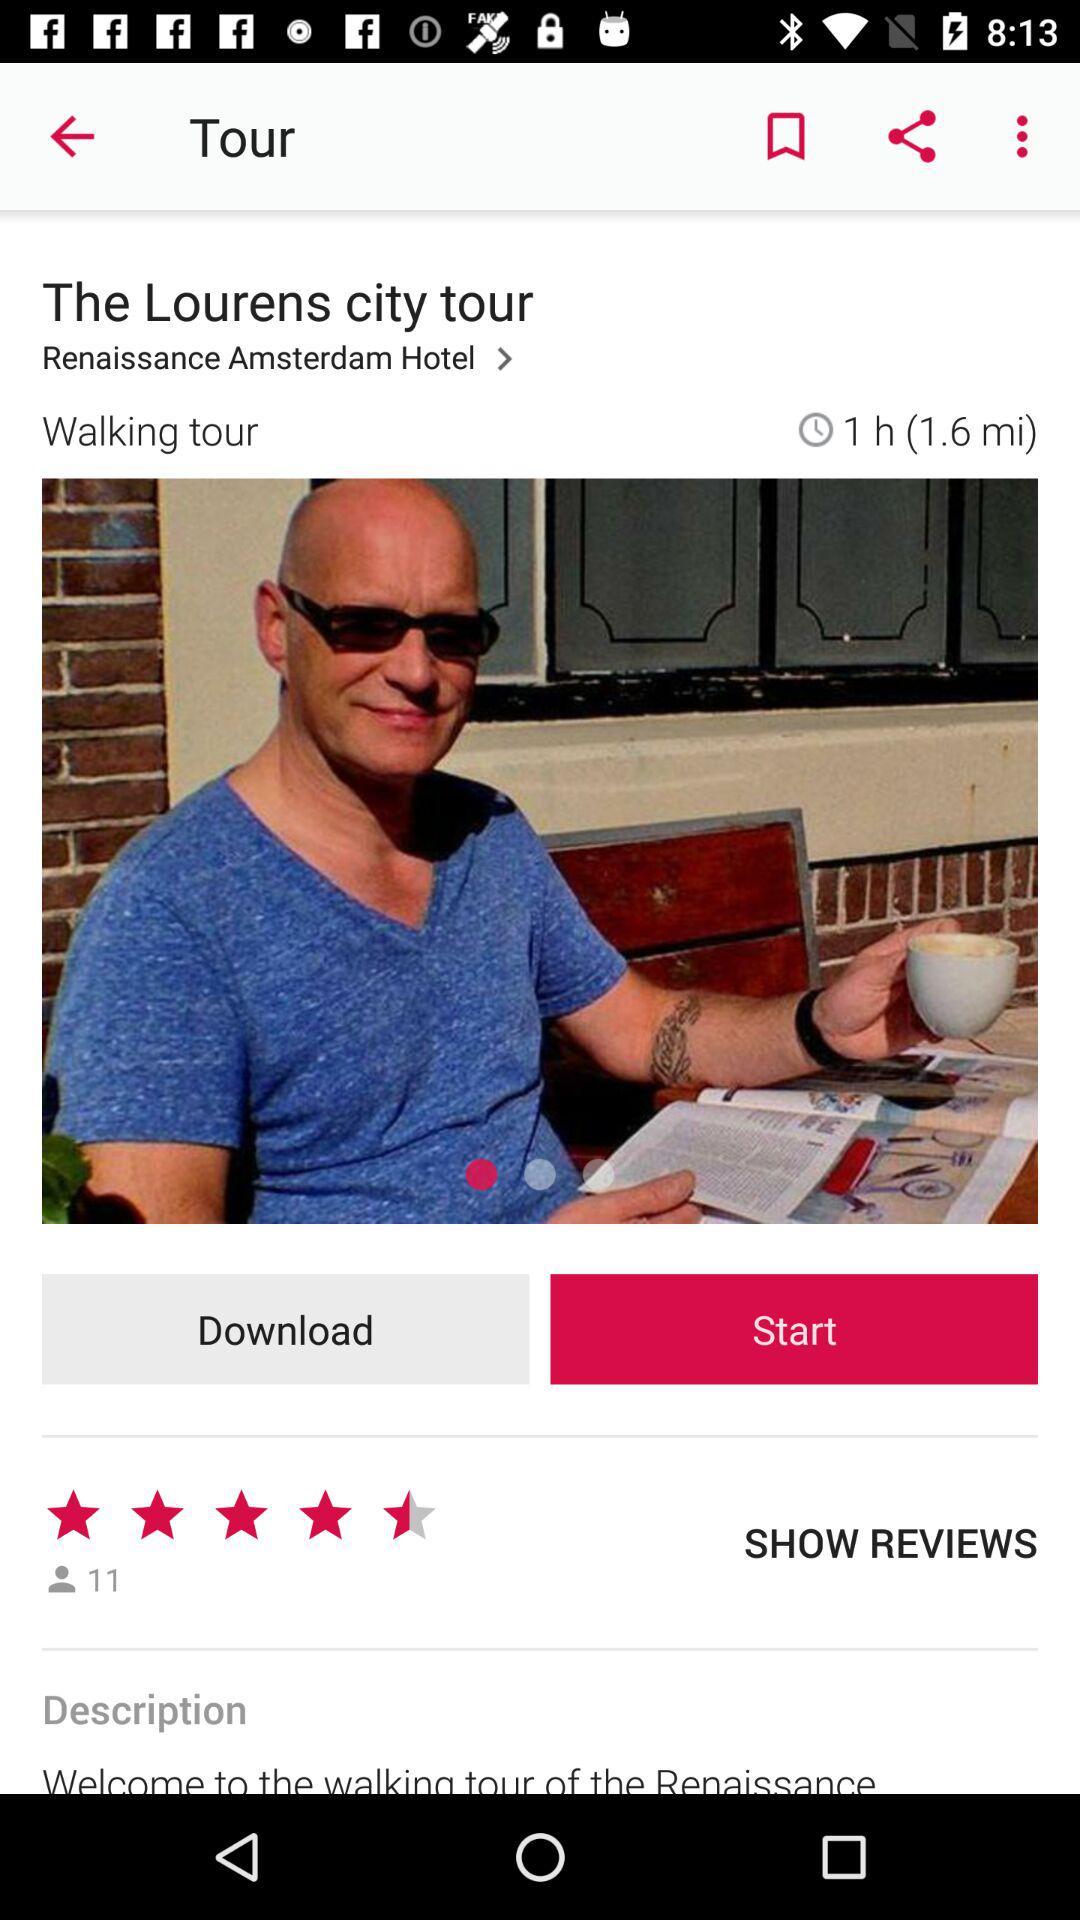  What do you see at coordinates (324, 1515) in the screenshot?
I see `the fourth star from left below the download button` at bounding box center [324, 1515].